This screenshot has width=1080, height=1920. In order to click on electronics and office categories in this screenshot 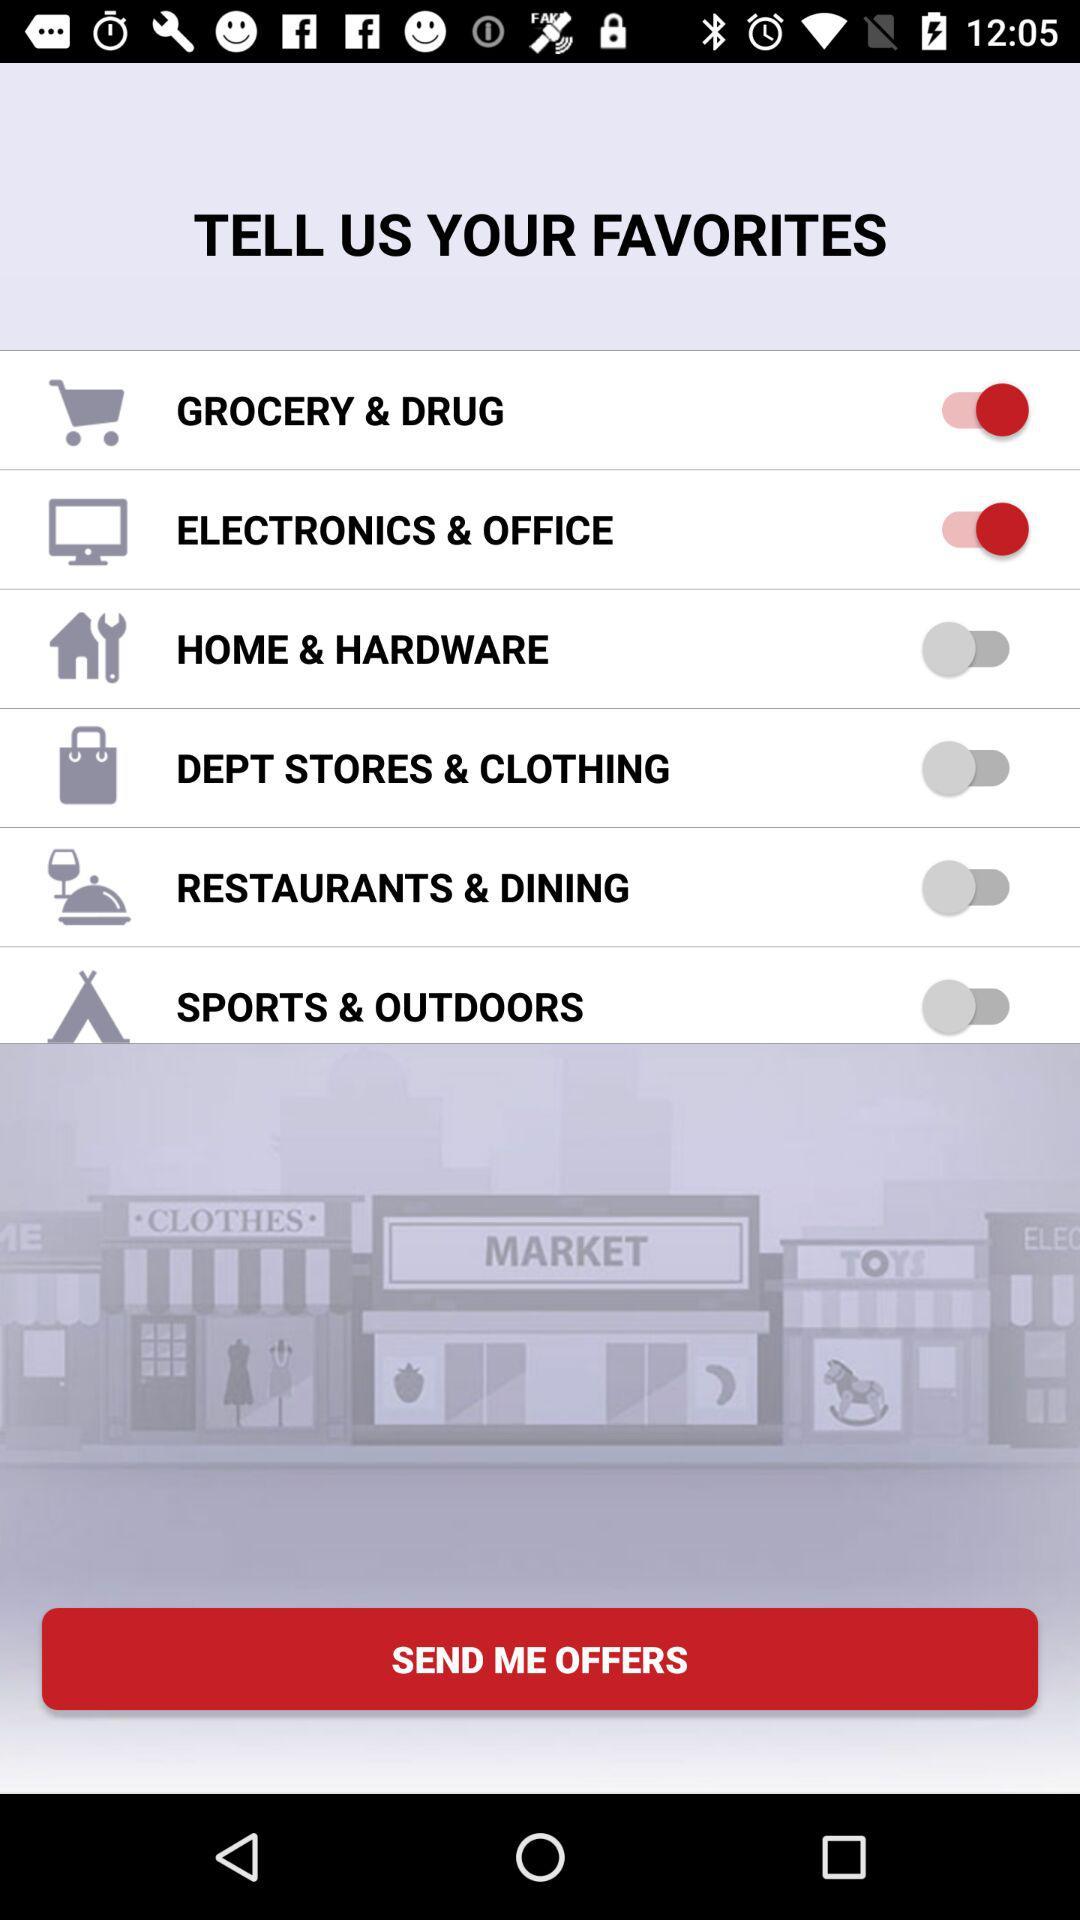, I will do `click(974, 529)`.